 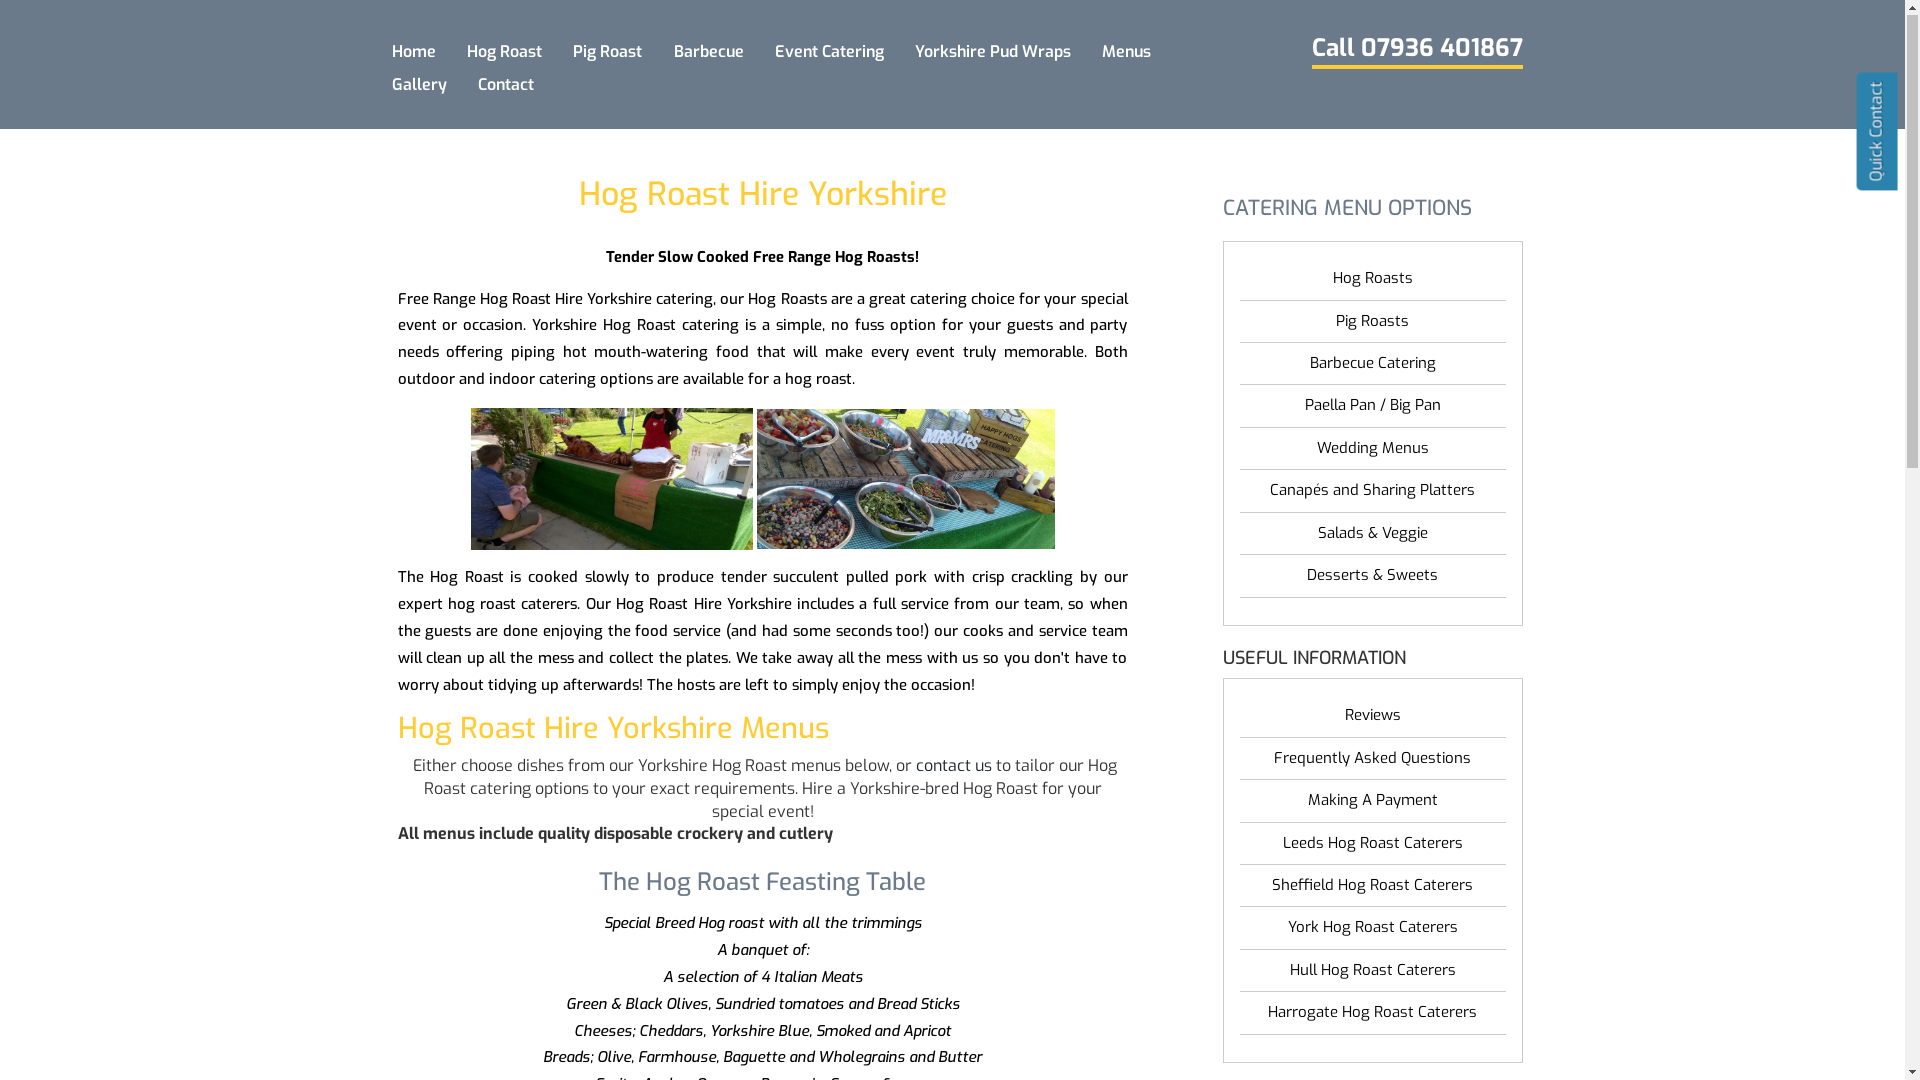 I want to click on 'Wedding Menus', so click(x=1371, y=448).